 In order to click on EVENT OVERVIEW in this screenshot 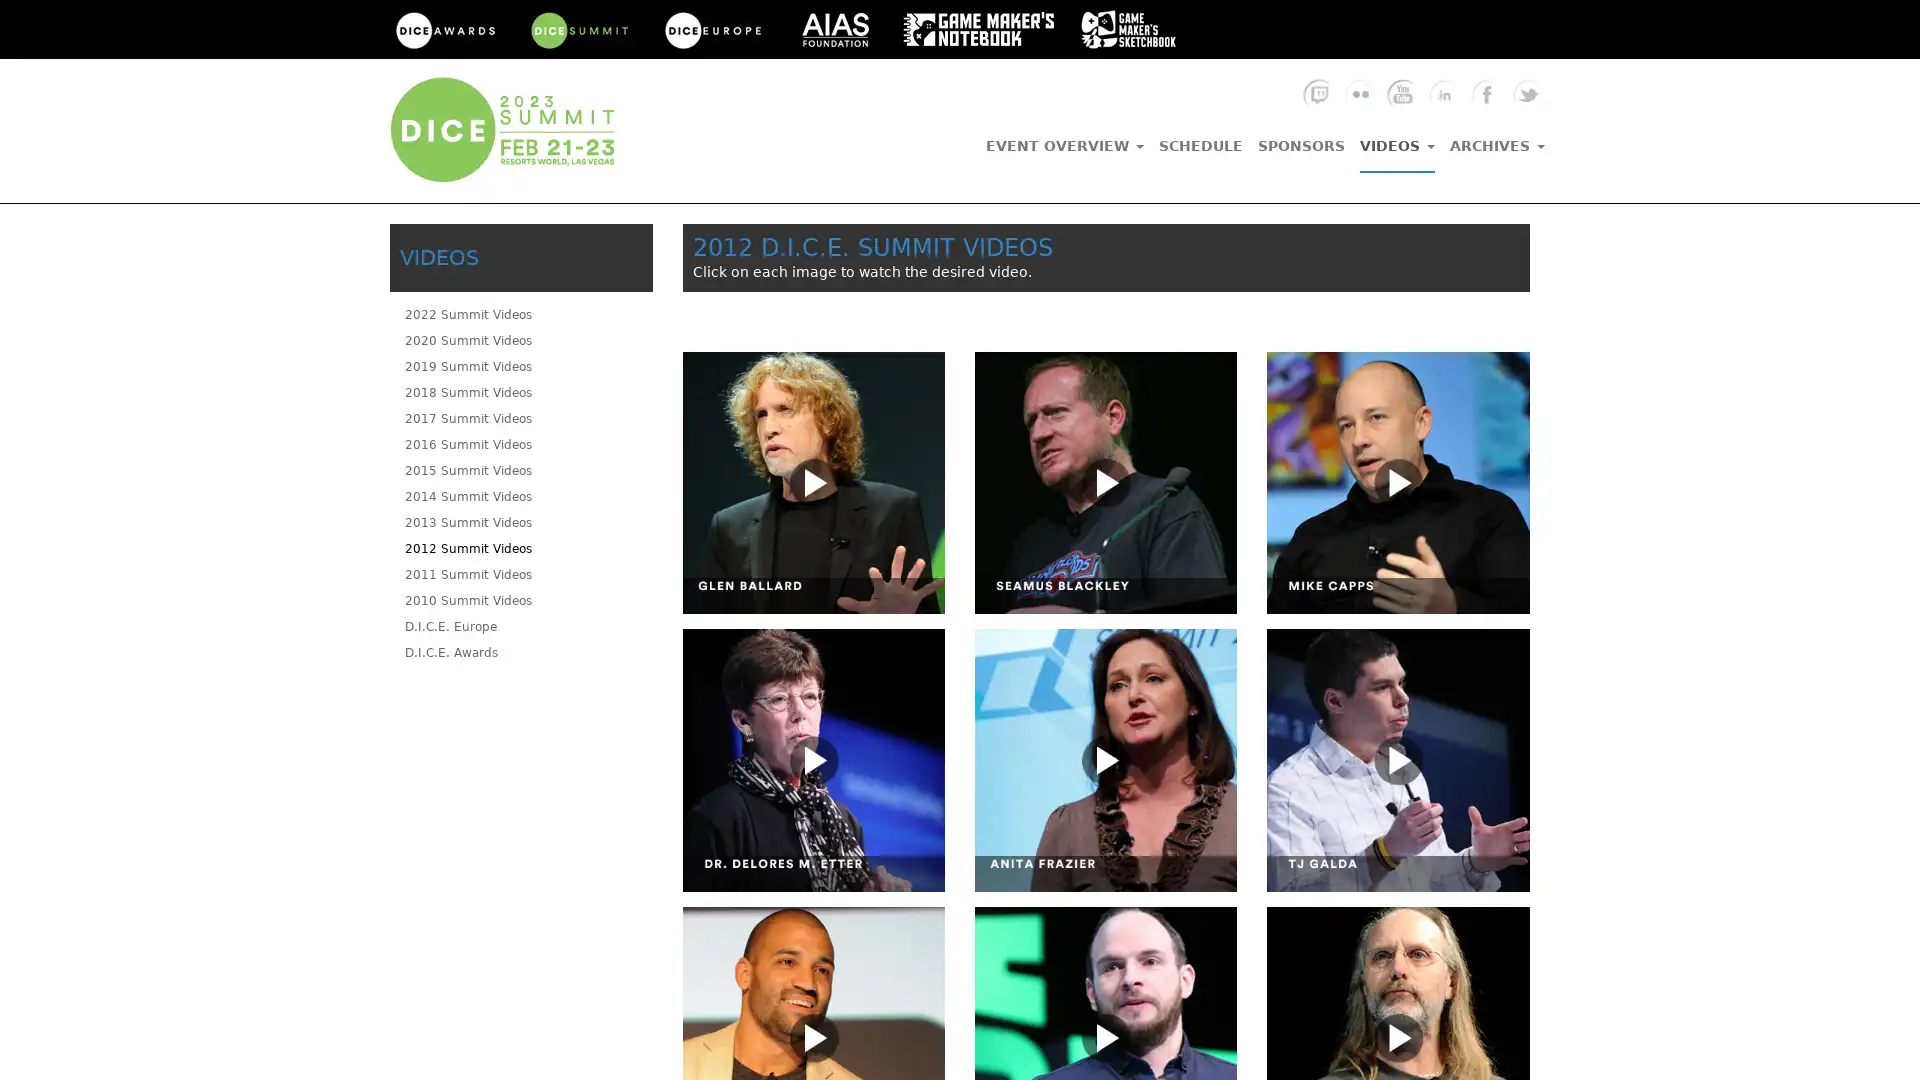, I will do `click(1064, 145)`.